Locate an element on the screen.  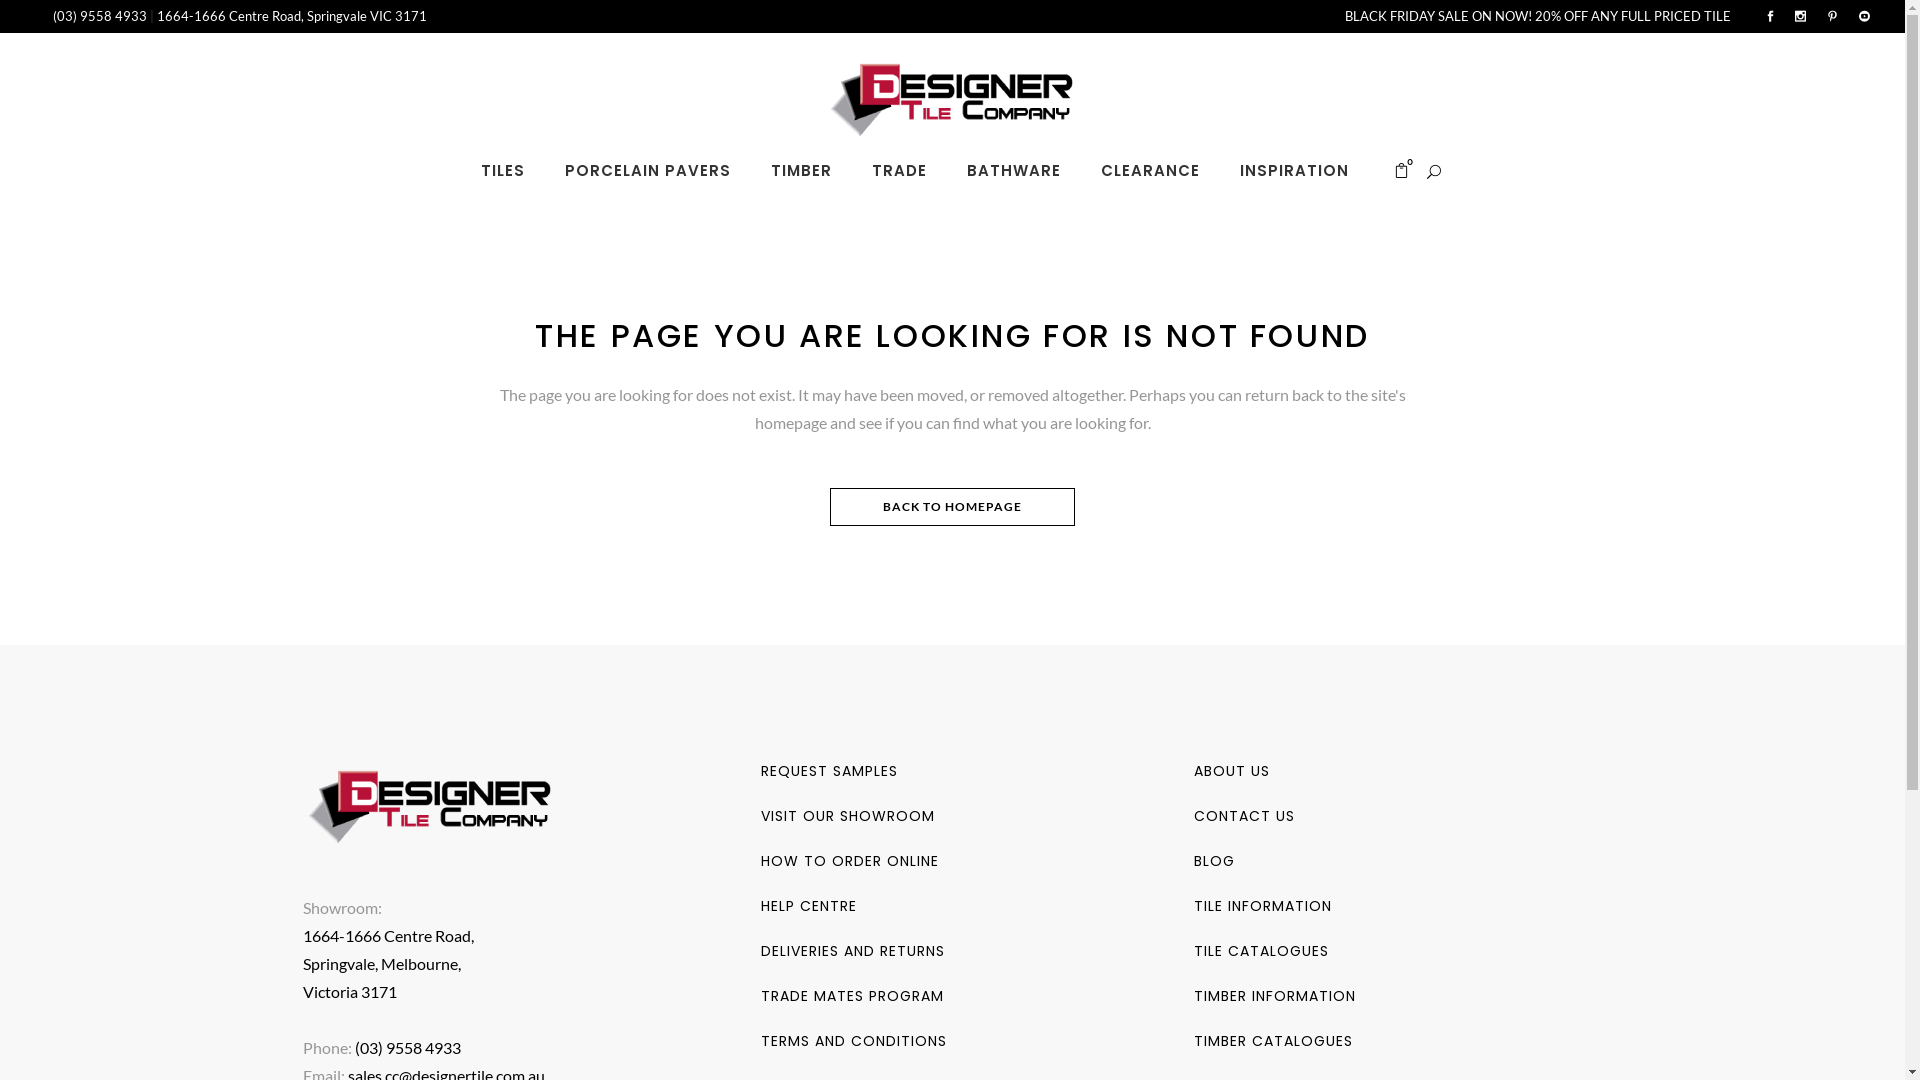
'TILE CATALOGUES' is located at coordinates (1260, 950).